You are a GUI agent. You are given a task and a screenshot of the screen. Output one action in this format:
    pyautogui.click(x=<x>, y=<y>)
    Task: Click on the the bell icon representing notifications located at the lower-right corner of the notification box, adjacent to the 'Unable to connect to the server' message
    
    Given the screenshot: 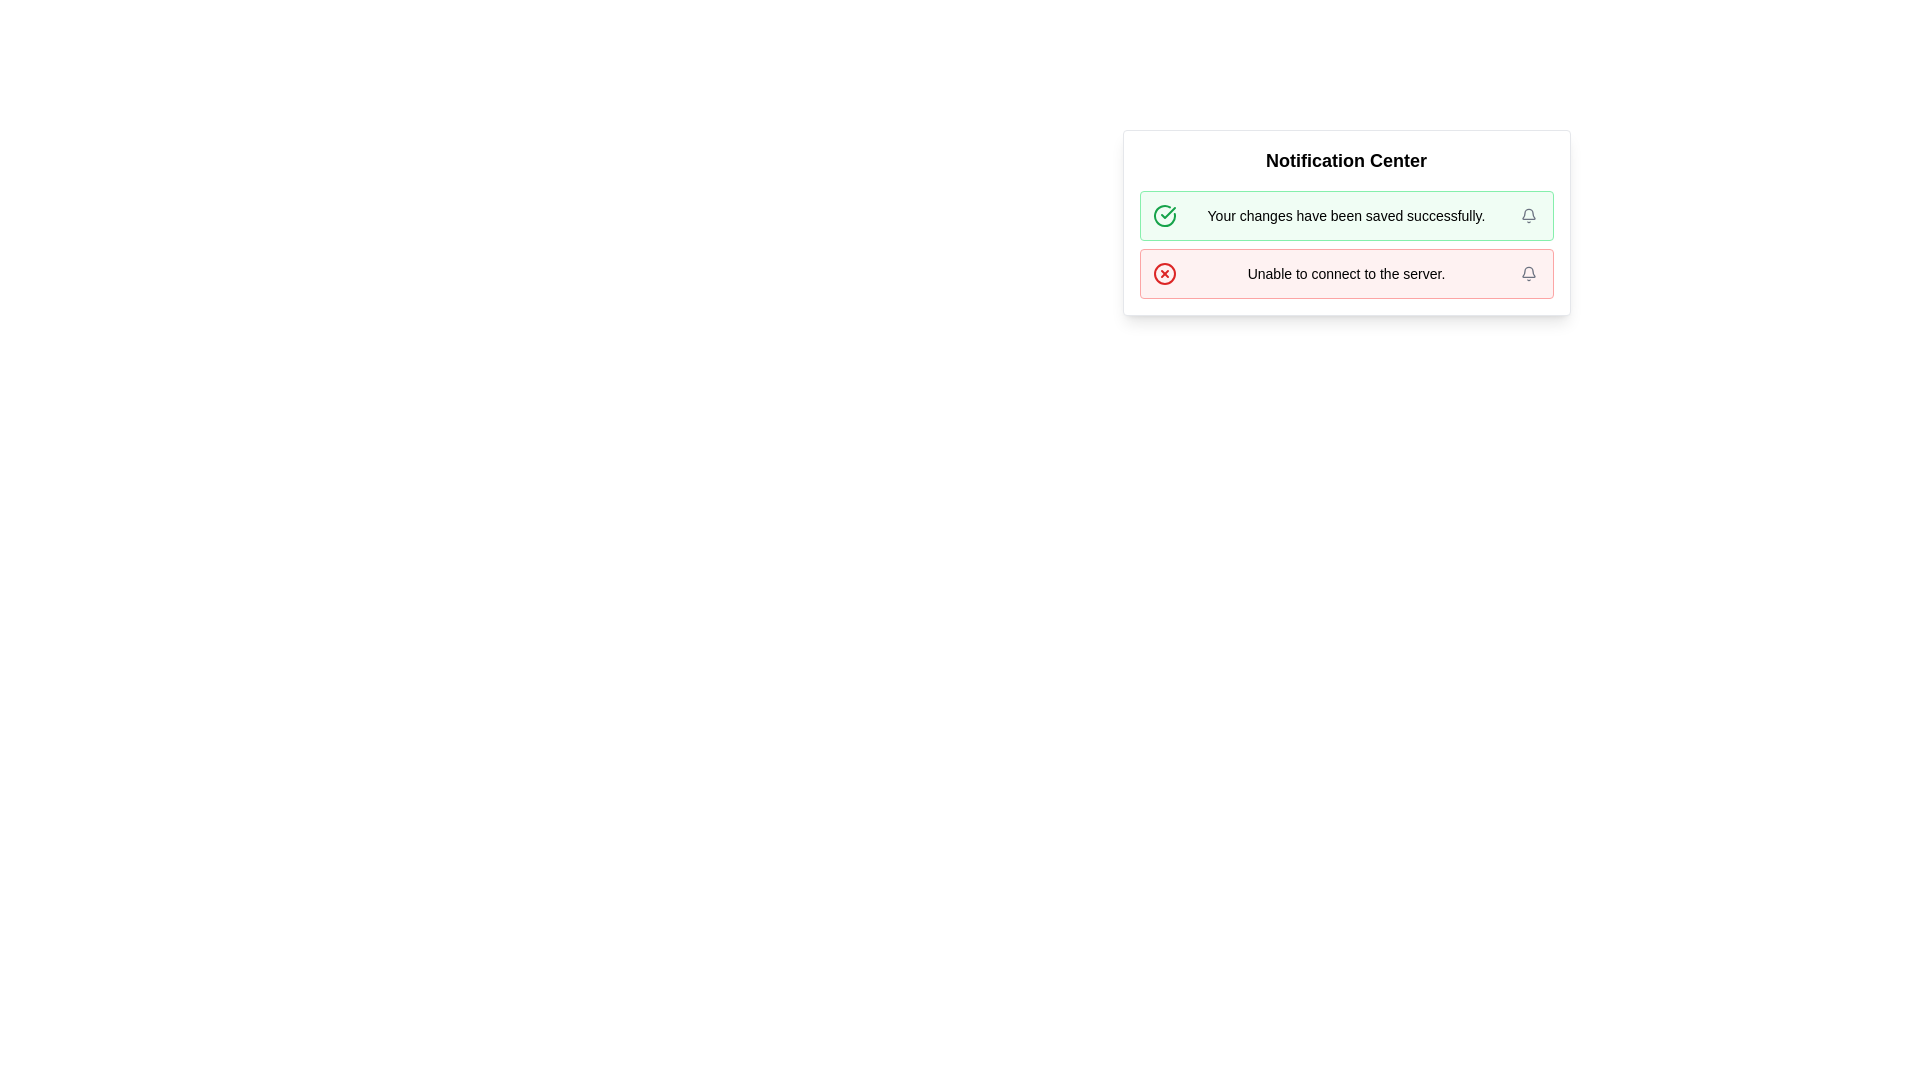 What is the action you would take?
    pyautogui.click(x=1527, y=216)
    